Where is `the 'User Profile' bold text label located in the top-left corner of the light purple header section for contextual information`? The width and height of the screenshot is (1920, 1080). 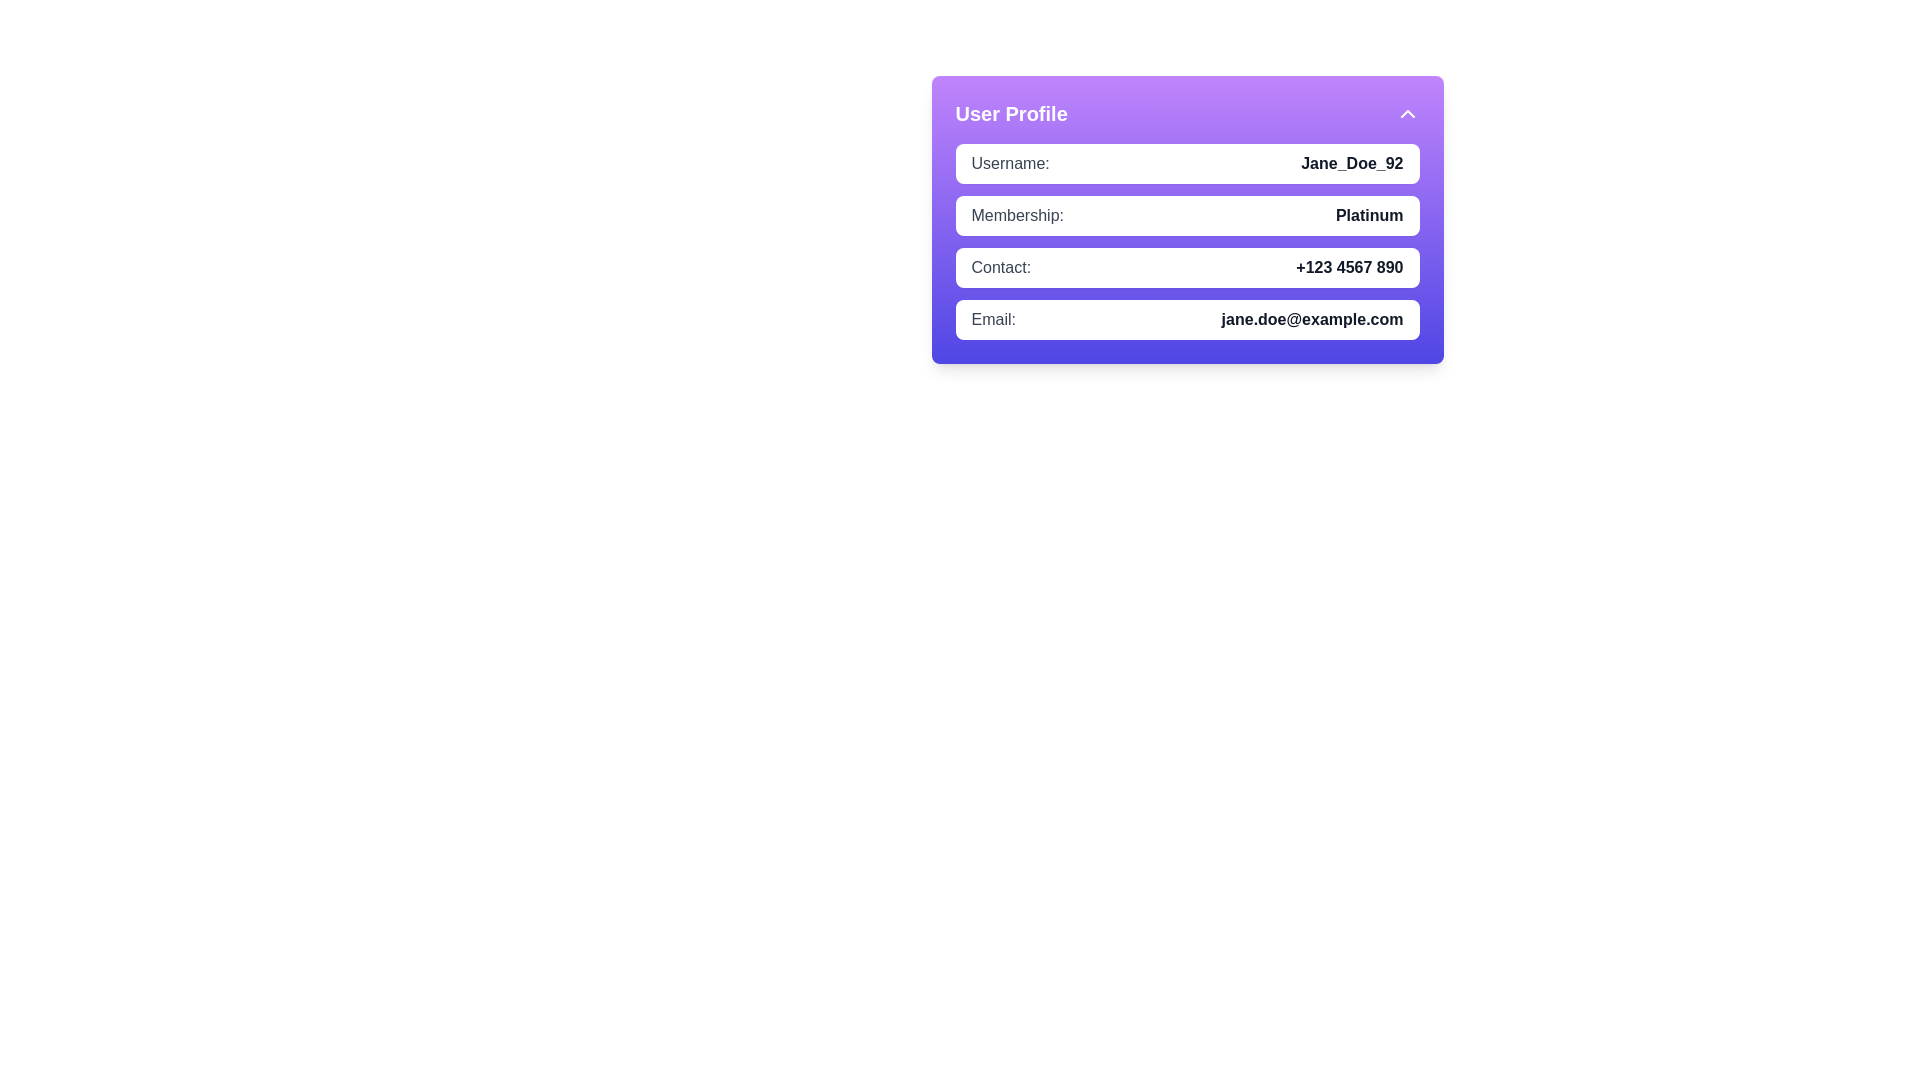 the 'User Profile' bold text label located in the top-left corner of the light purple header section for contextual information is located at coordinates (1011, 114).